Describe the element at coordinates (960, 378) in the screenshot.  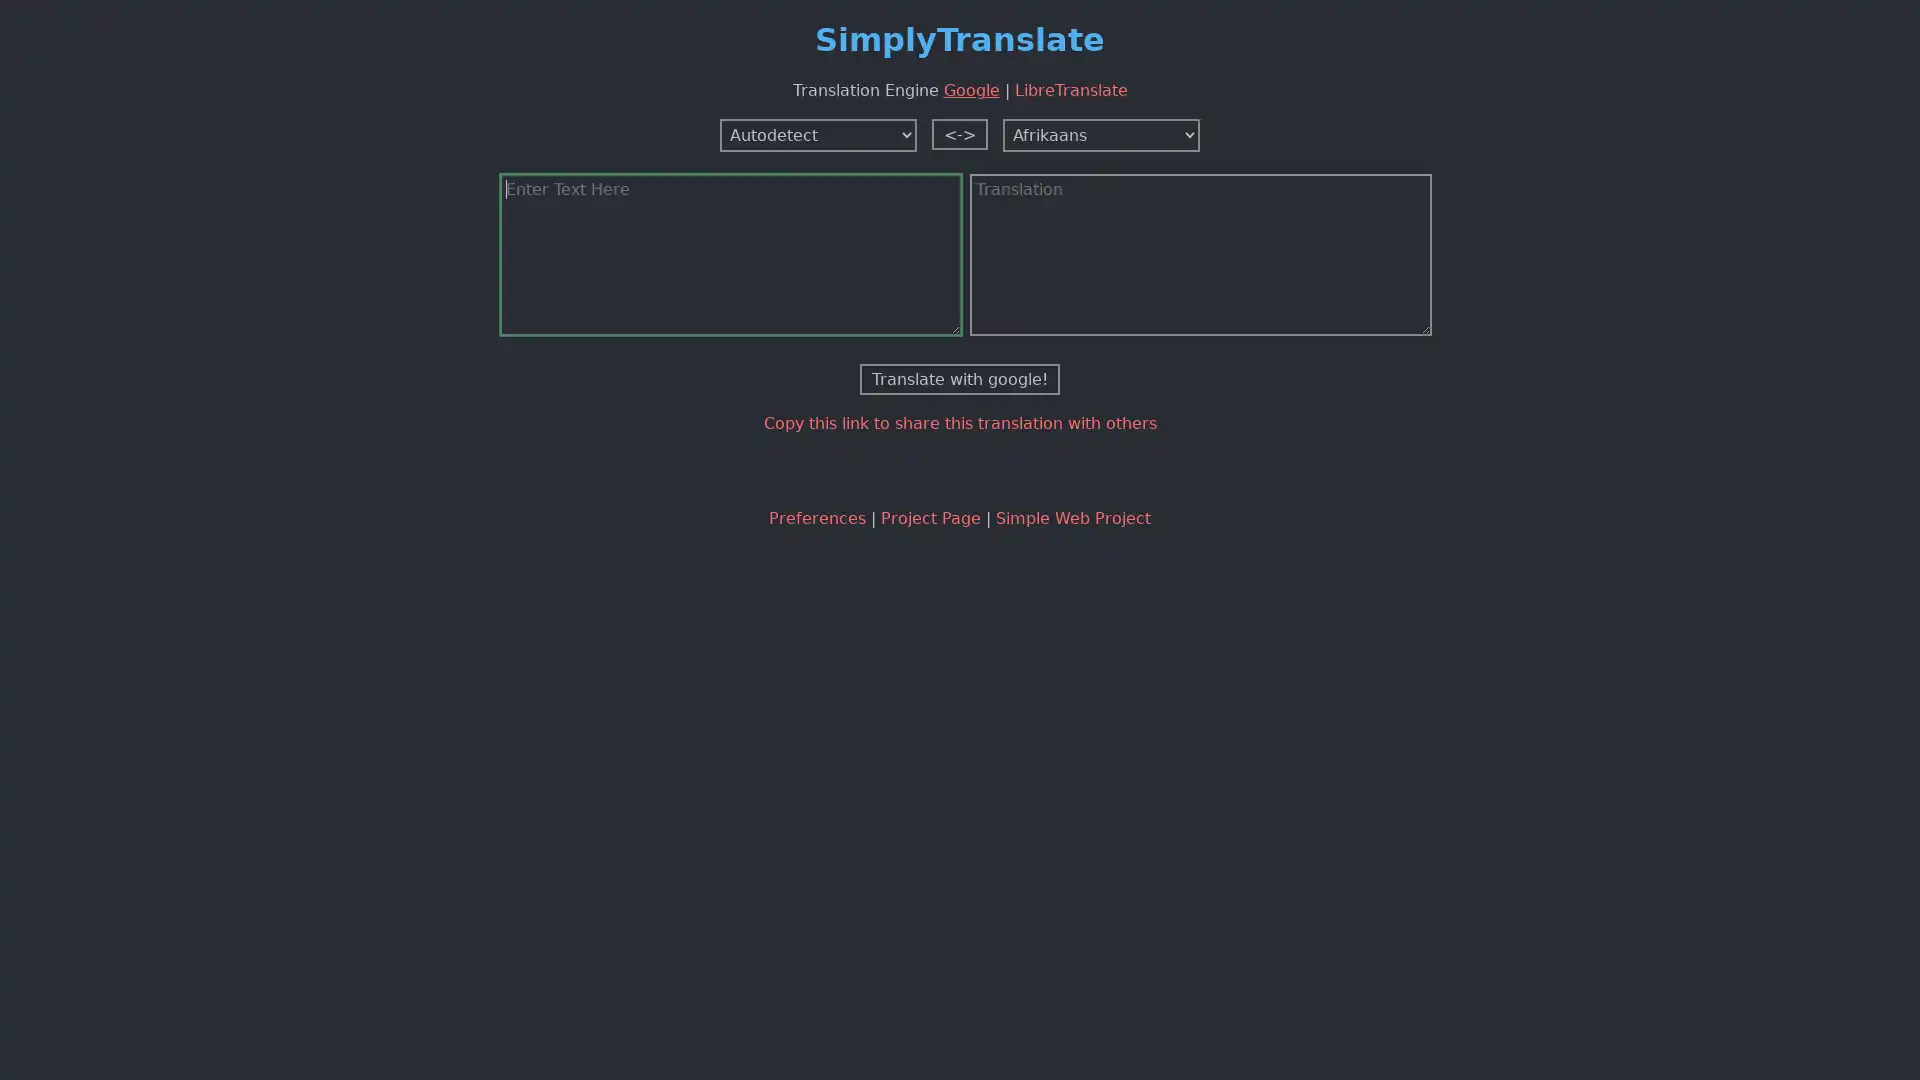
I see `Translate with google!` at that location.